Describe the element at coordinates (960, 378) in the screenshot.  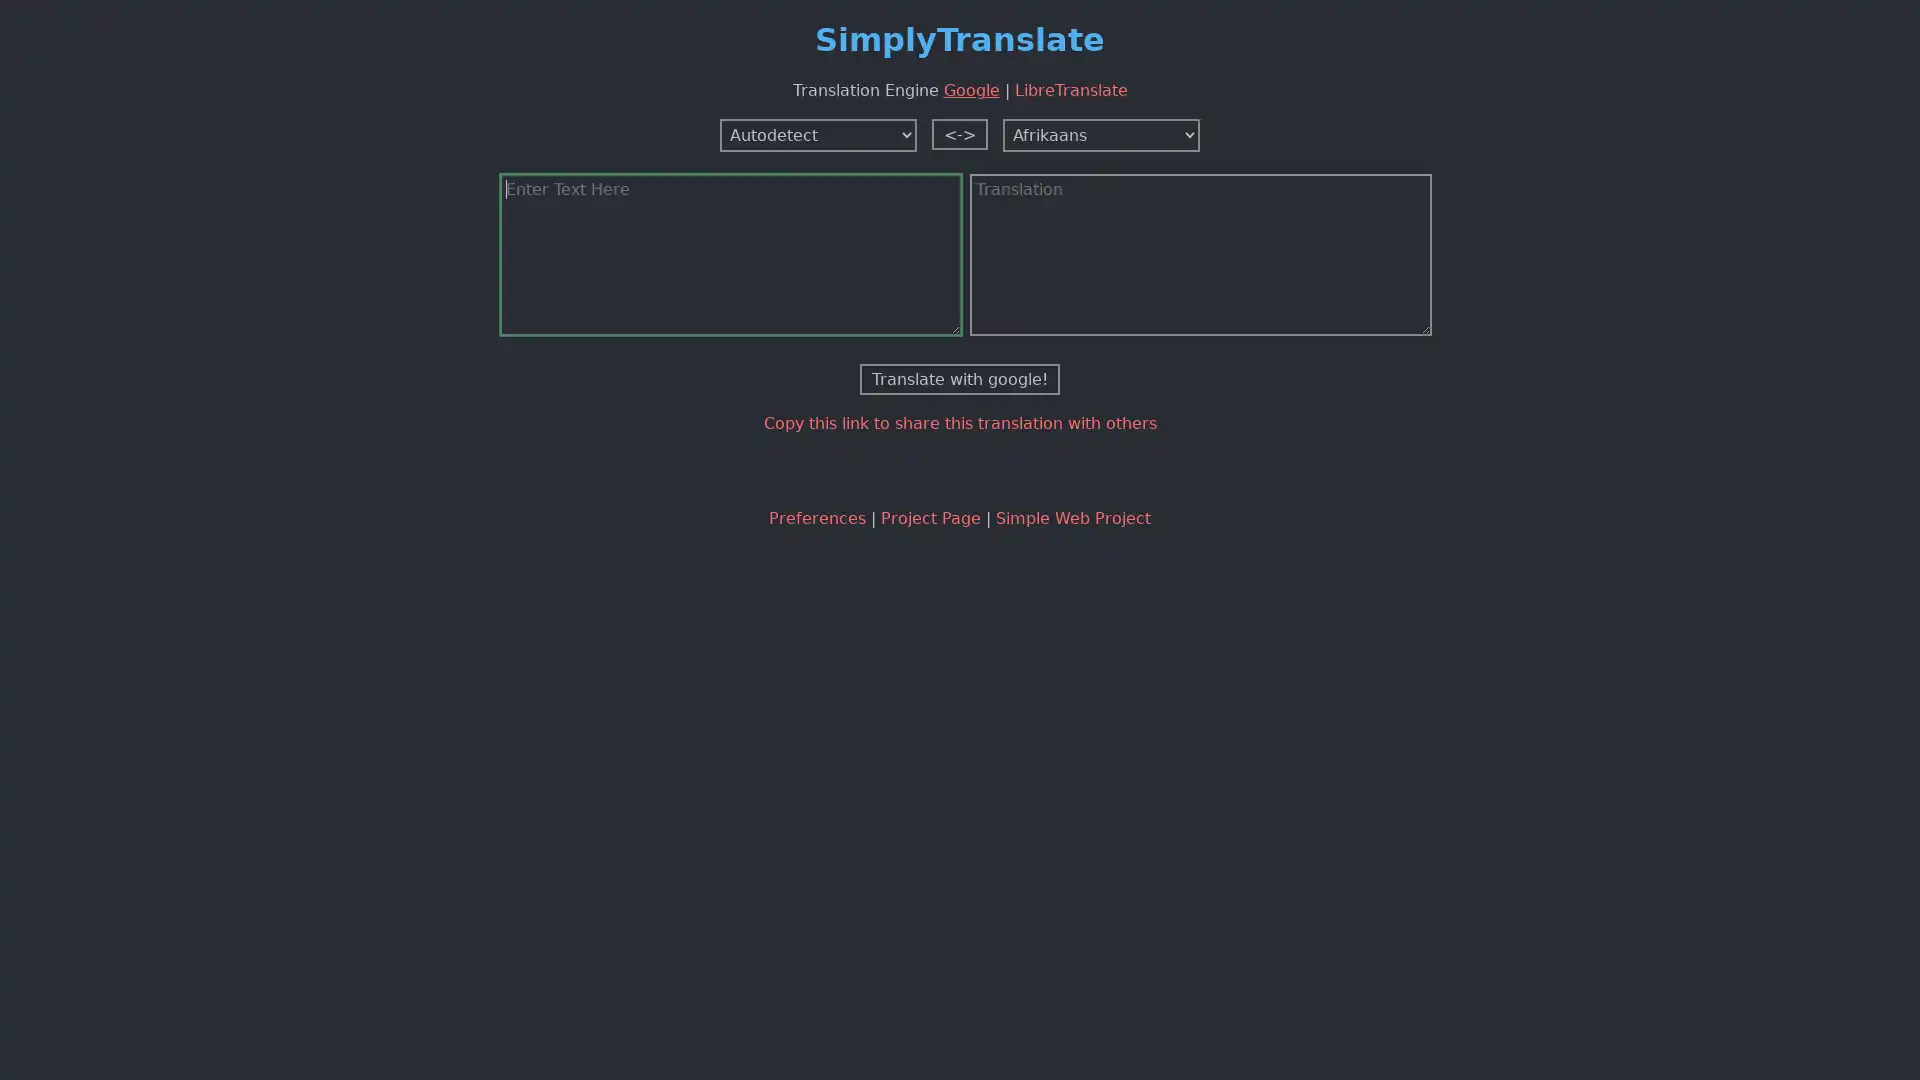
I see `Translate with google!` at that location.